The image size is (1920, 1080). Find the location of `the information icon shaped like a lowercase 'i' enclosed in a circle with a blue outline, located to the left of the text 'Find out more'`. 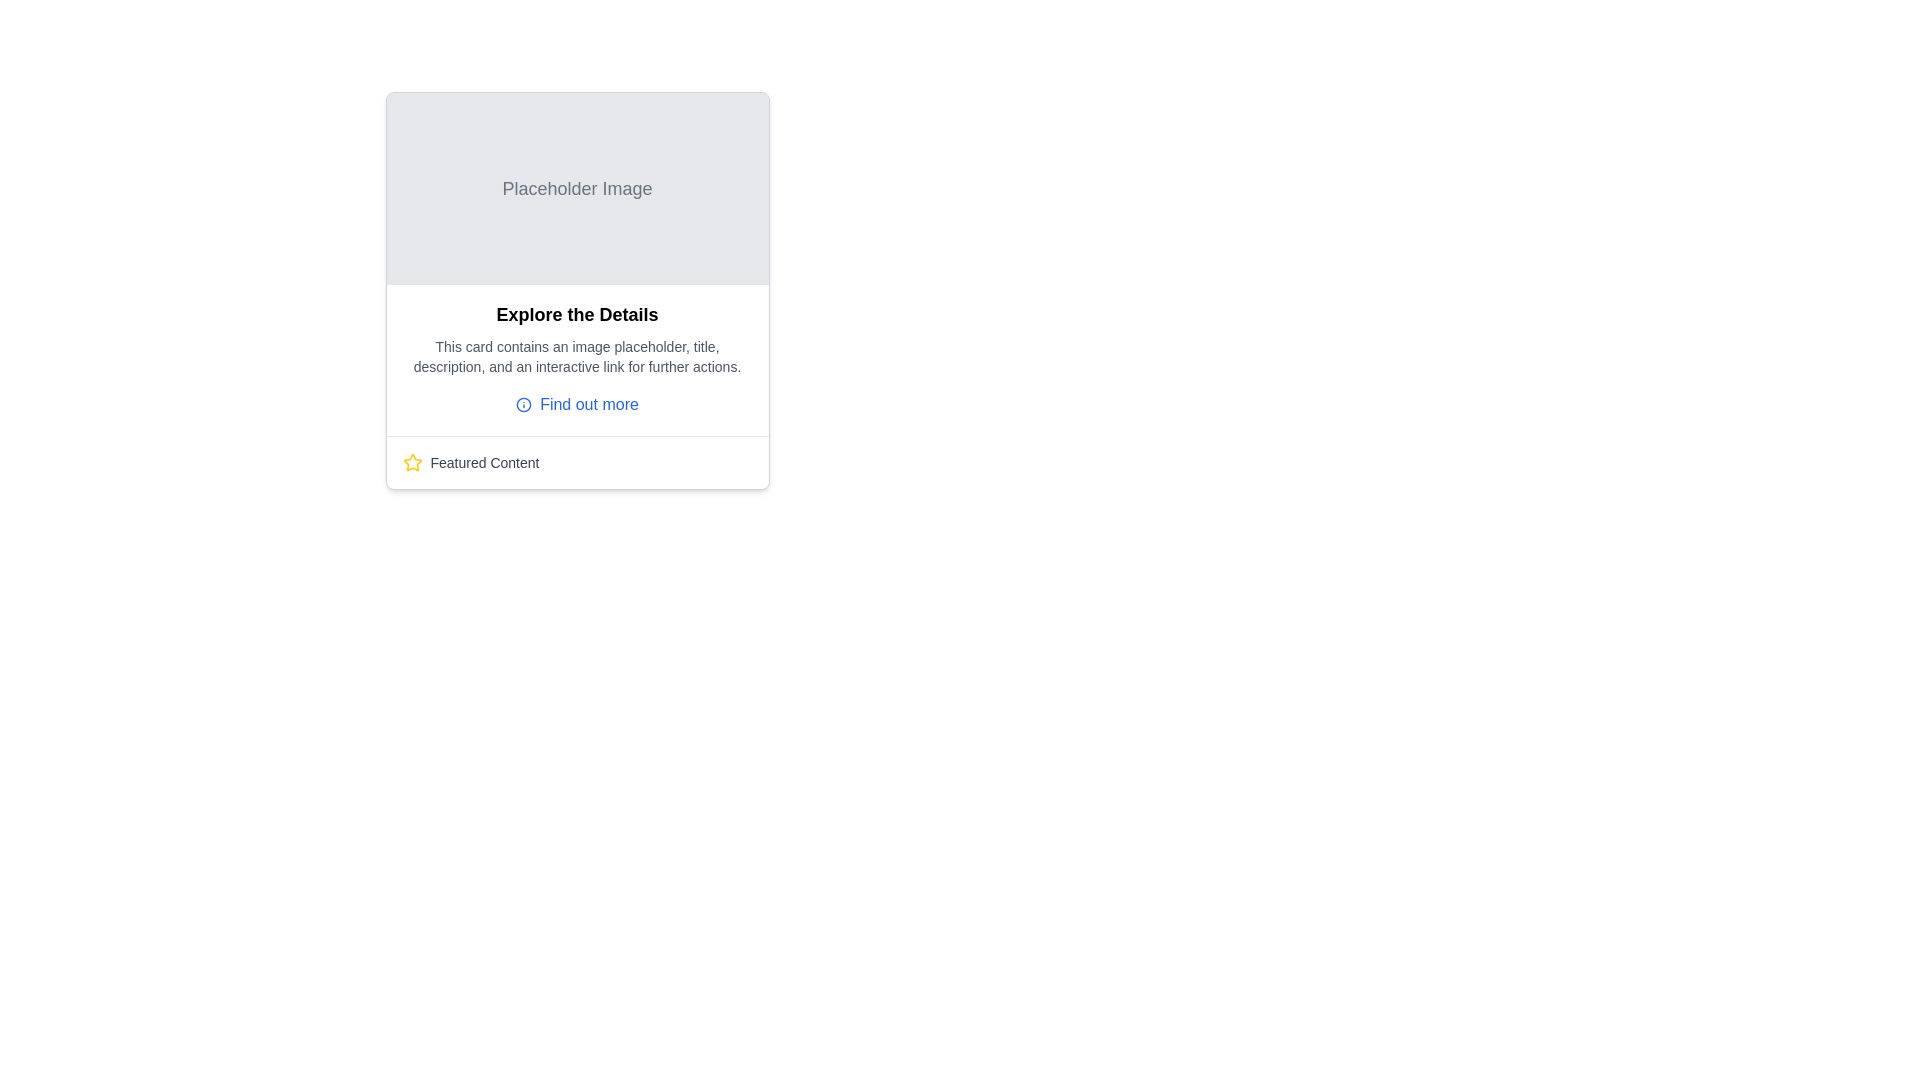

the information icon shaped like a lowercase 'i' enclosed in a circle with a blue outline, located to the left of the text 'Find out more' is located at coordinates (524, 405).